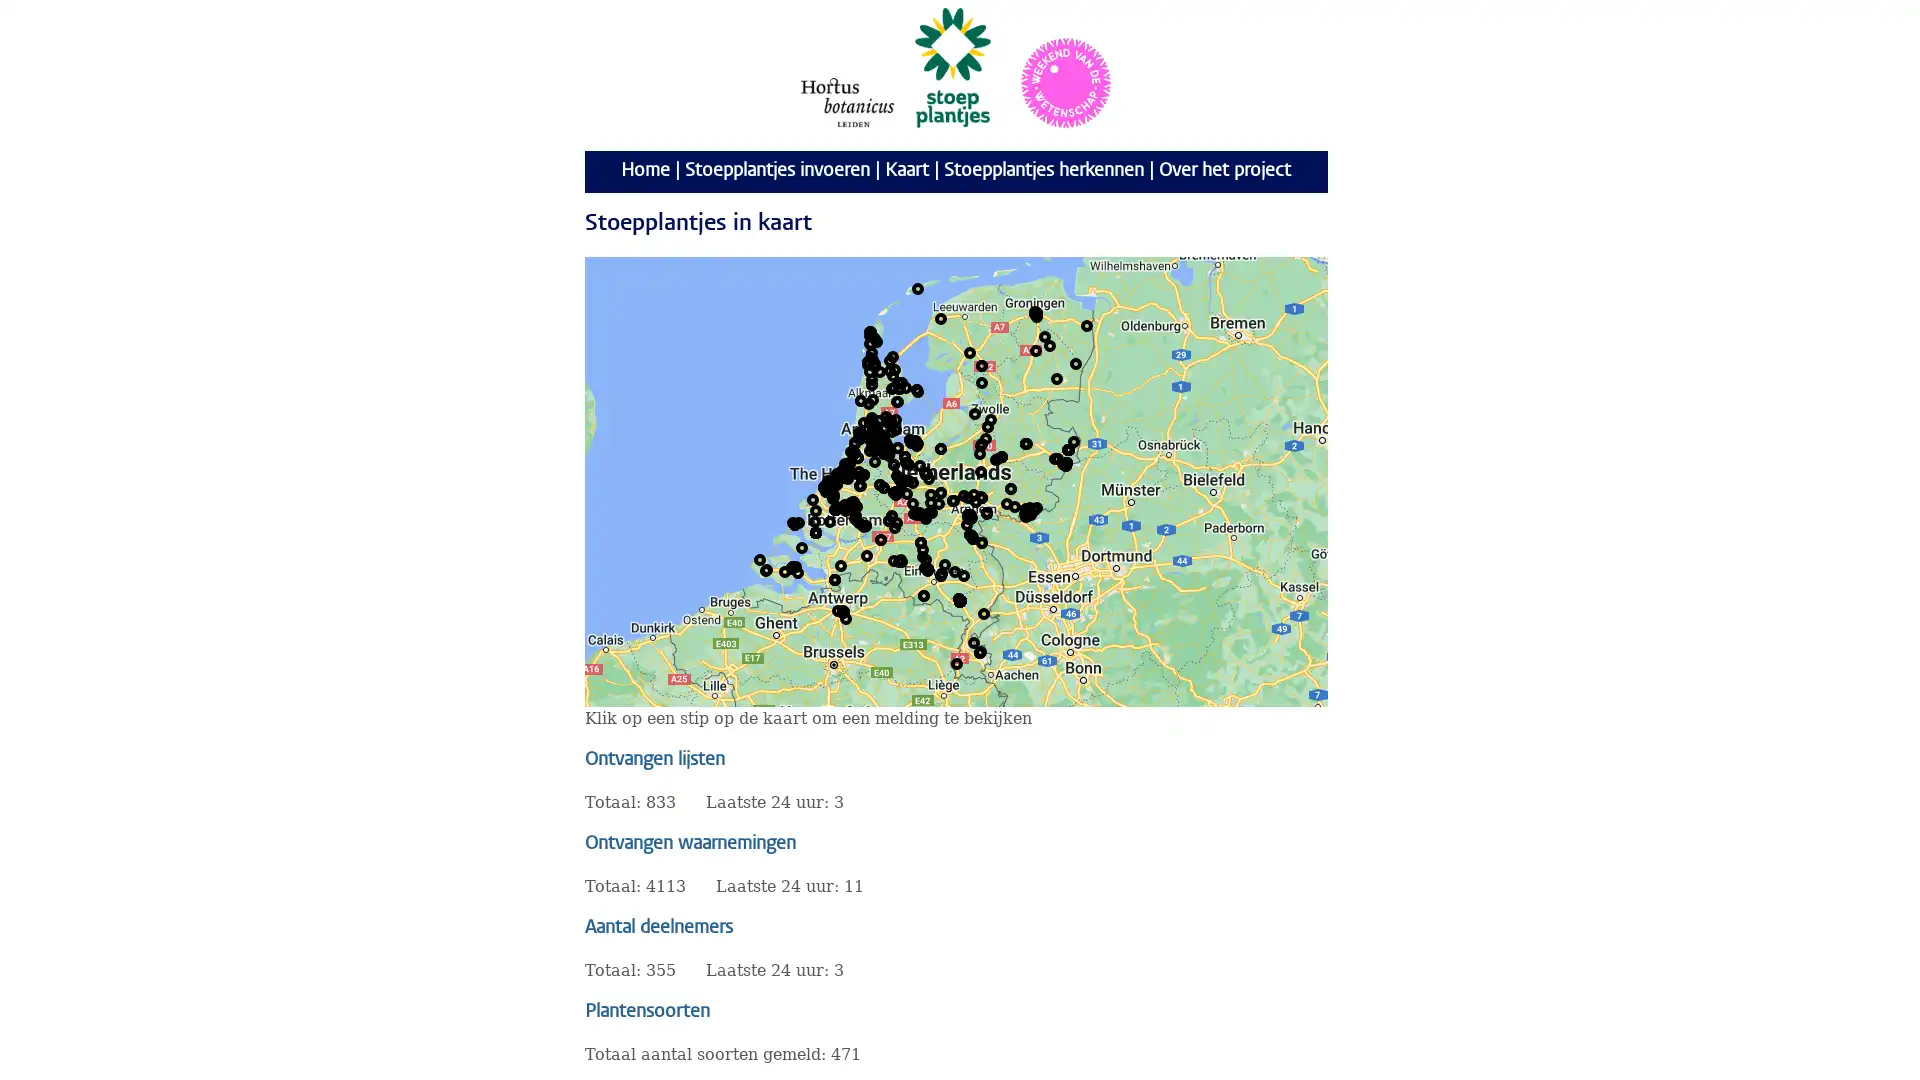 The image size is (1920, 1080). What do you see at coordinates (846, 469) in the screenshot?
I see `Telling van Anna op 12 mei 2022` at bounding box center [846, 469].